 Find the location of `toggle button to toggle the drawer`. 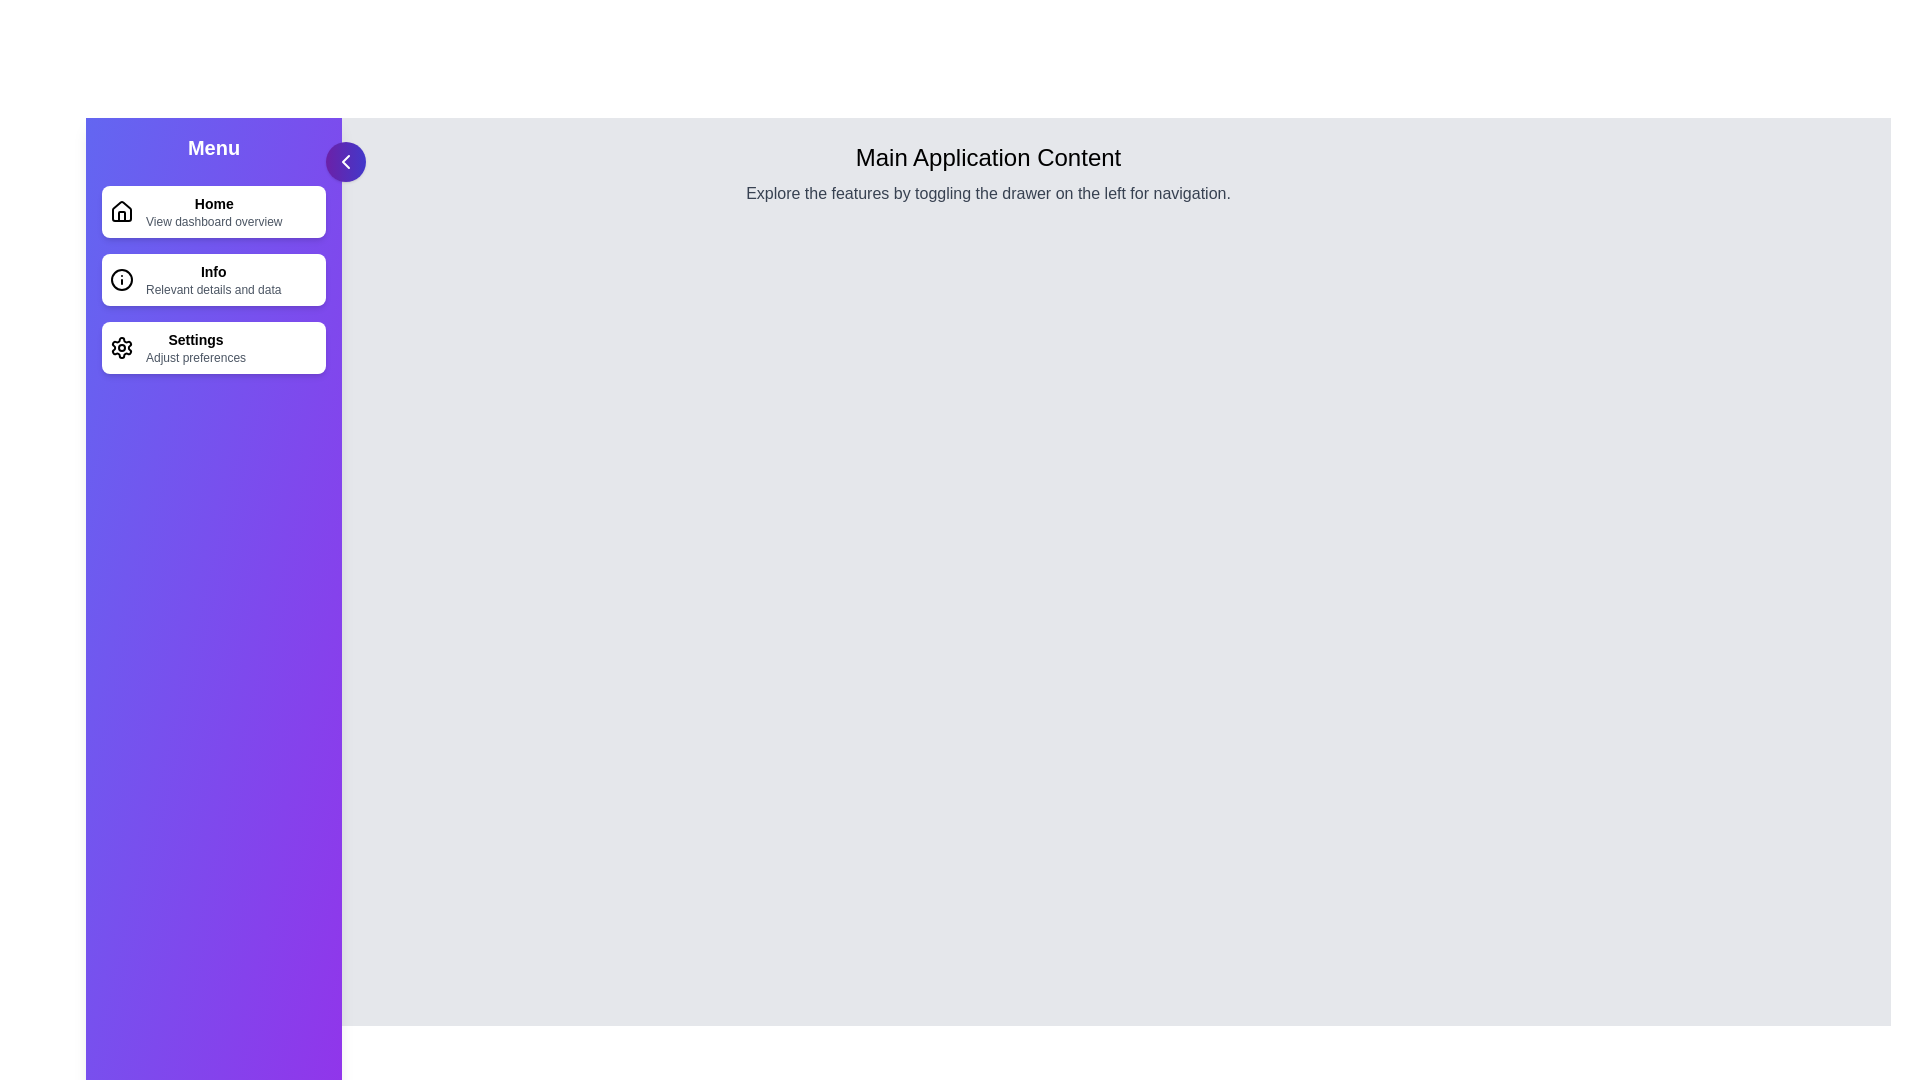

toggle button to toggle the drawer is located at coordinates (345, 161).